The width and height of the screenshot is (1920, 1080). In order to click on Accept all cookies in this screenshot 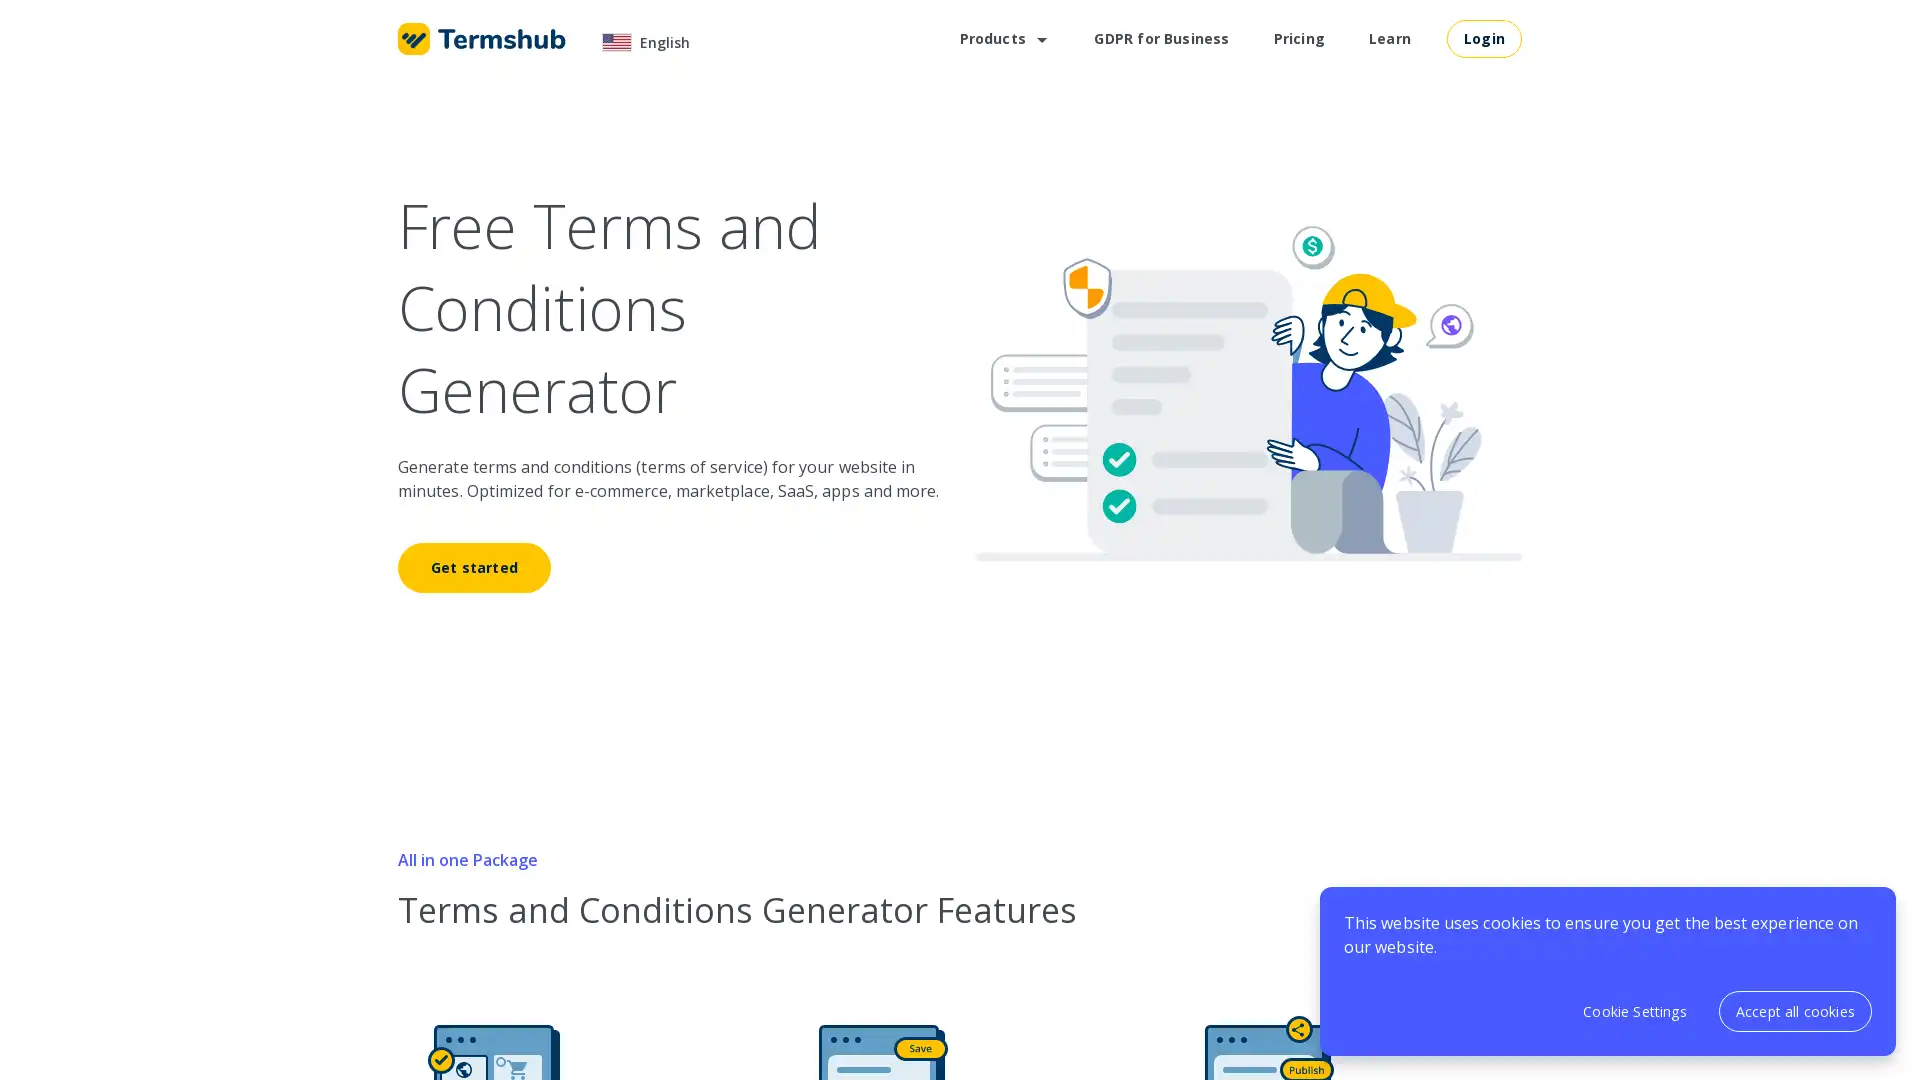, I will do `click(1795, 1011)`.